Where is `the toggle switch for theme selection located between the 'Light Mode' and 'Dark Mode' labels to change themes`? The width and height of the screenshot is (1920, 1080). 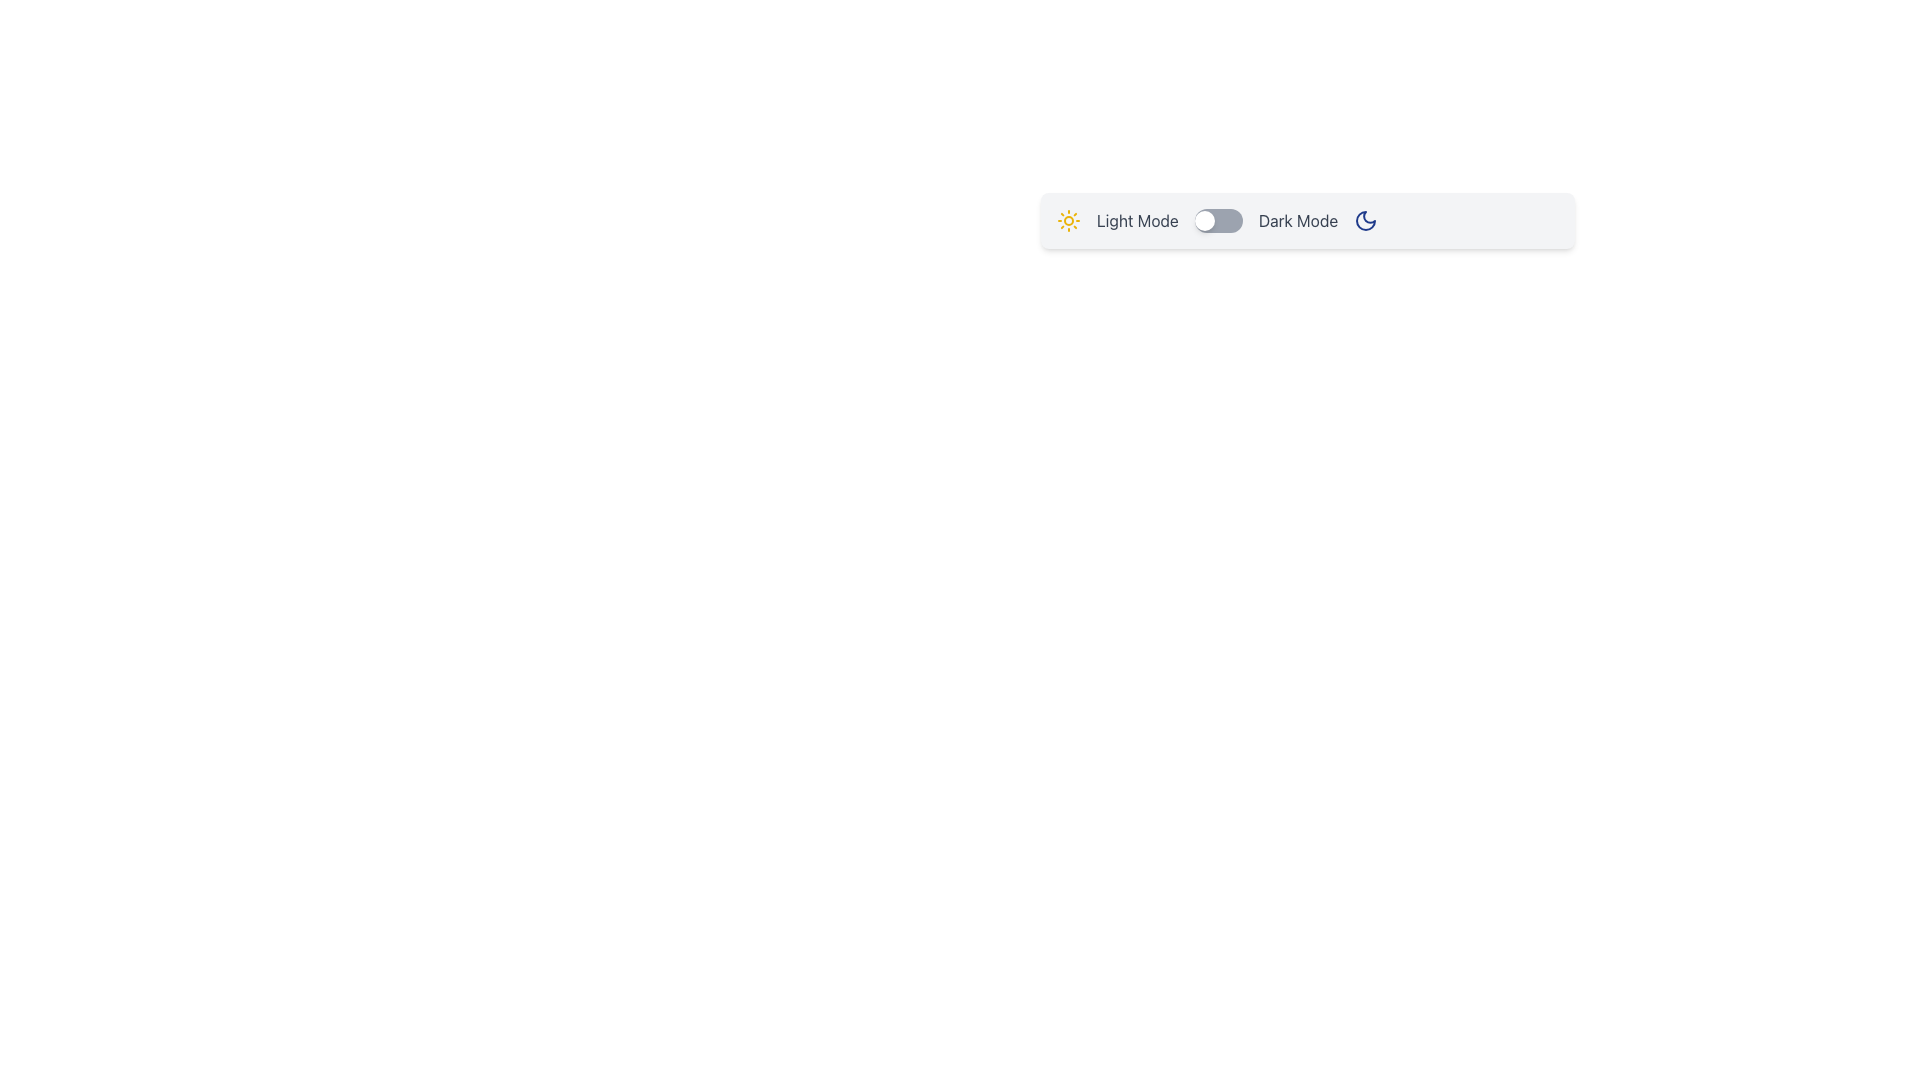 the toggle switch for theme selection located between the 'Light Mode' and 'Dark Mode' labels to change themes is located at coordinates (1216, 220).